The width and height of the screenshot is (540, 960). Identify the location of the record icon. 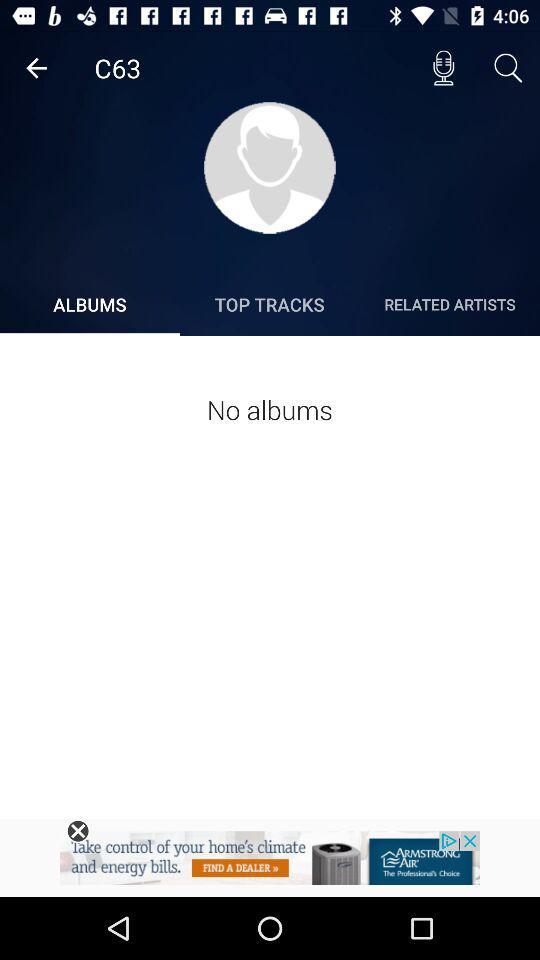
(443, 68).